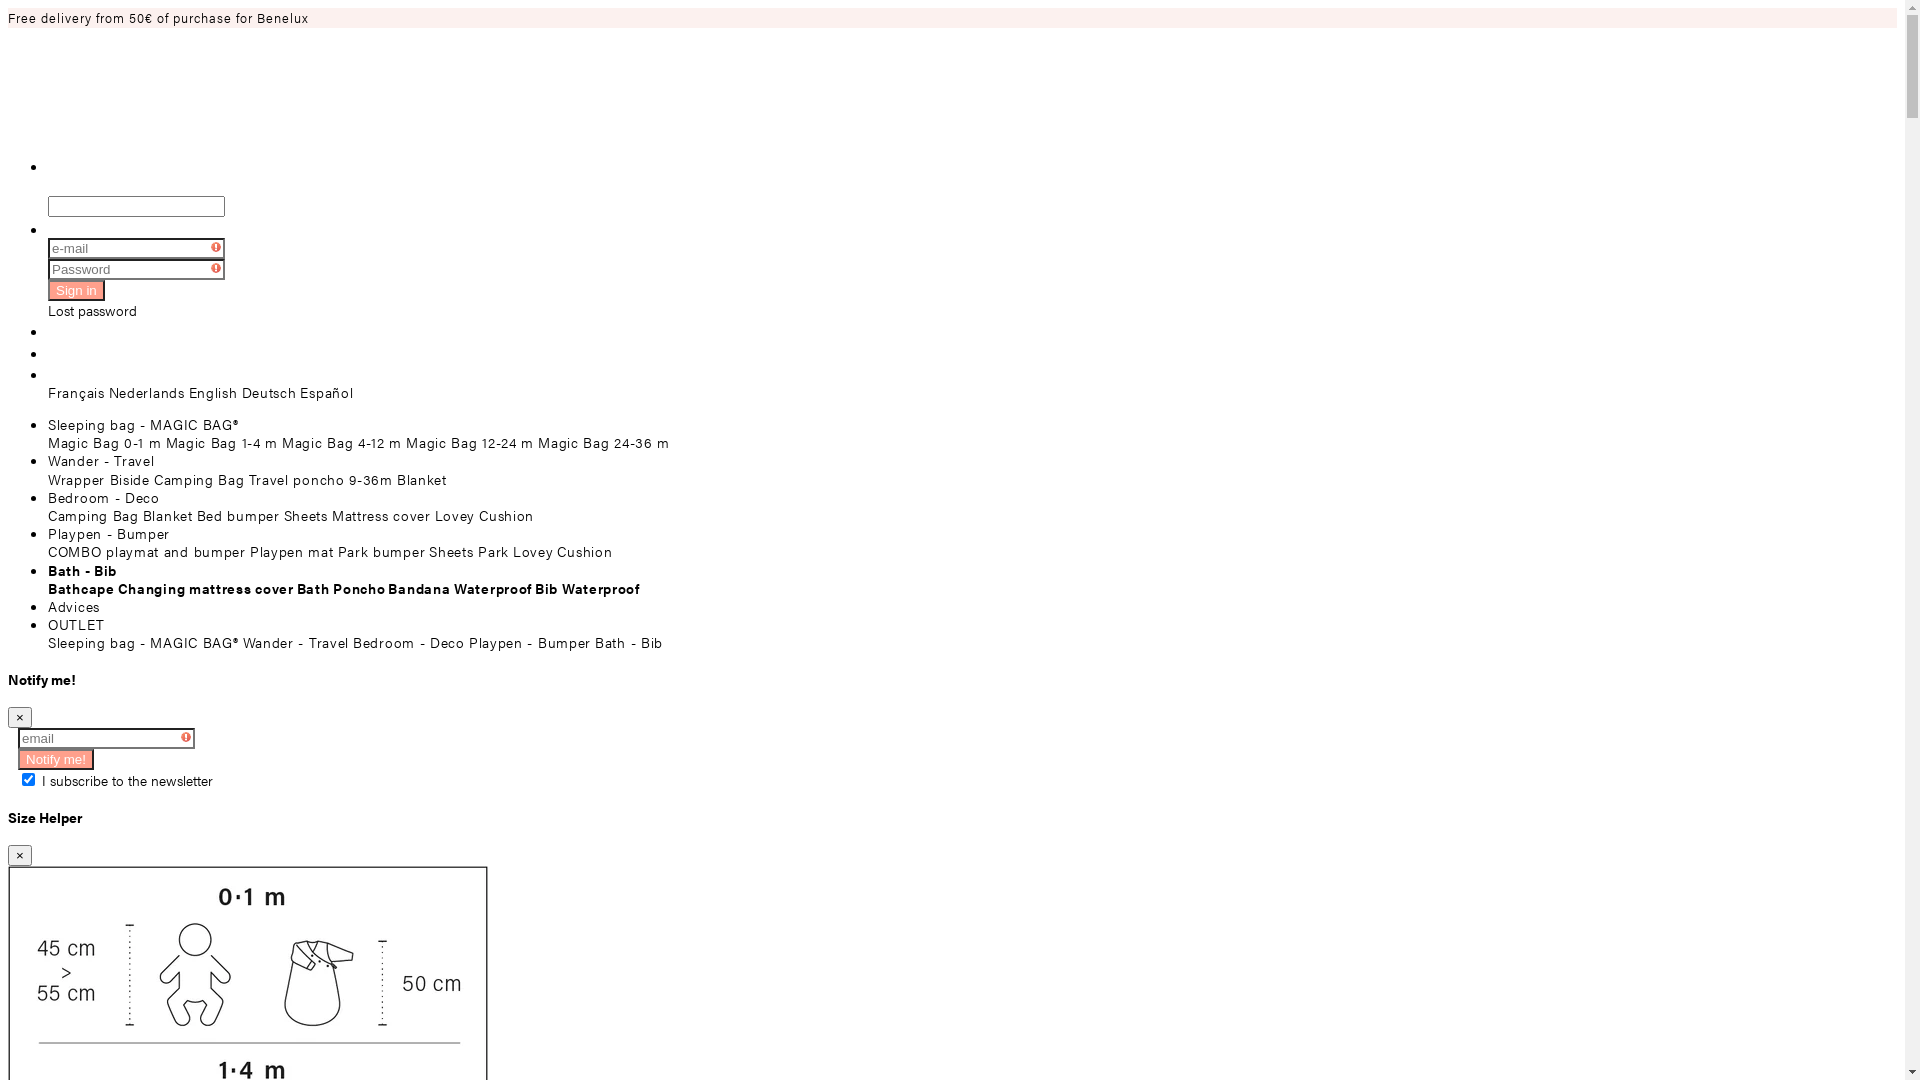 This screenshot has height=1080, width=1920. Describe the element at coordinates (103, 496) in the screenshot. I see `'Bedroom - Deco'` at that location.